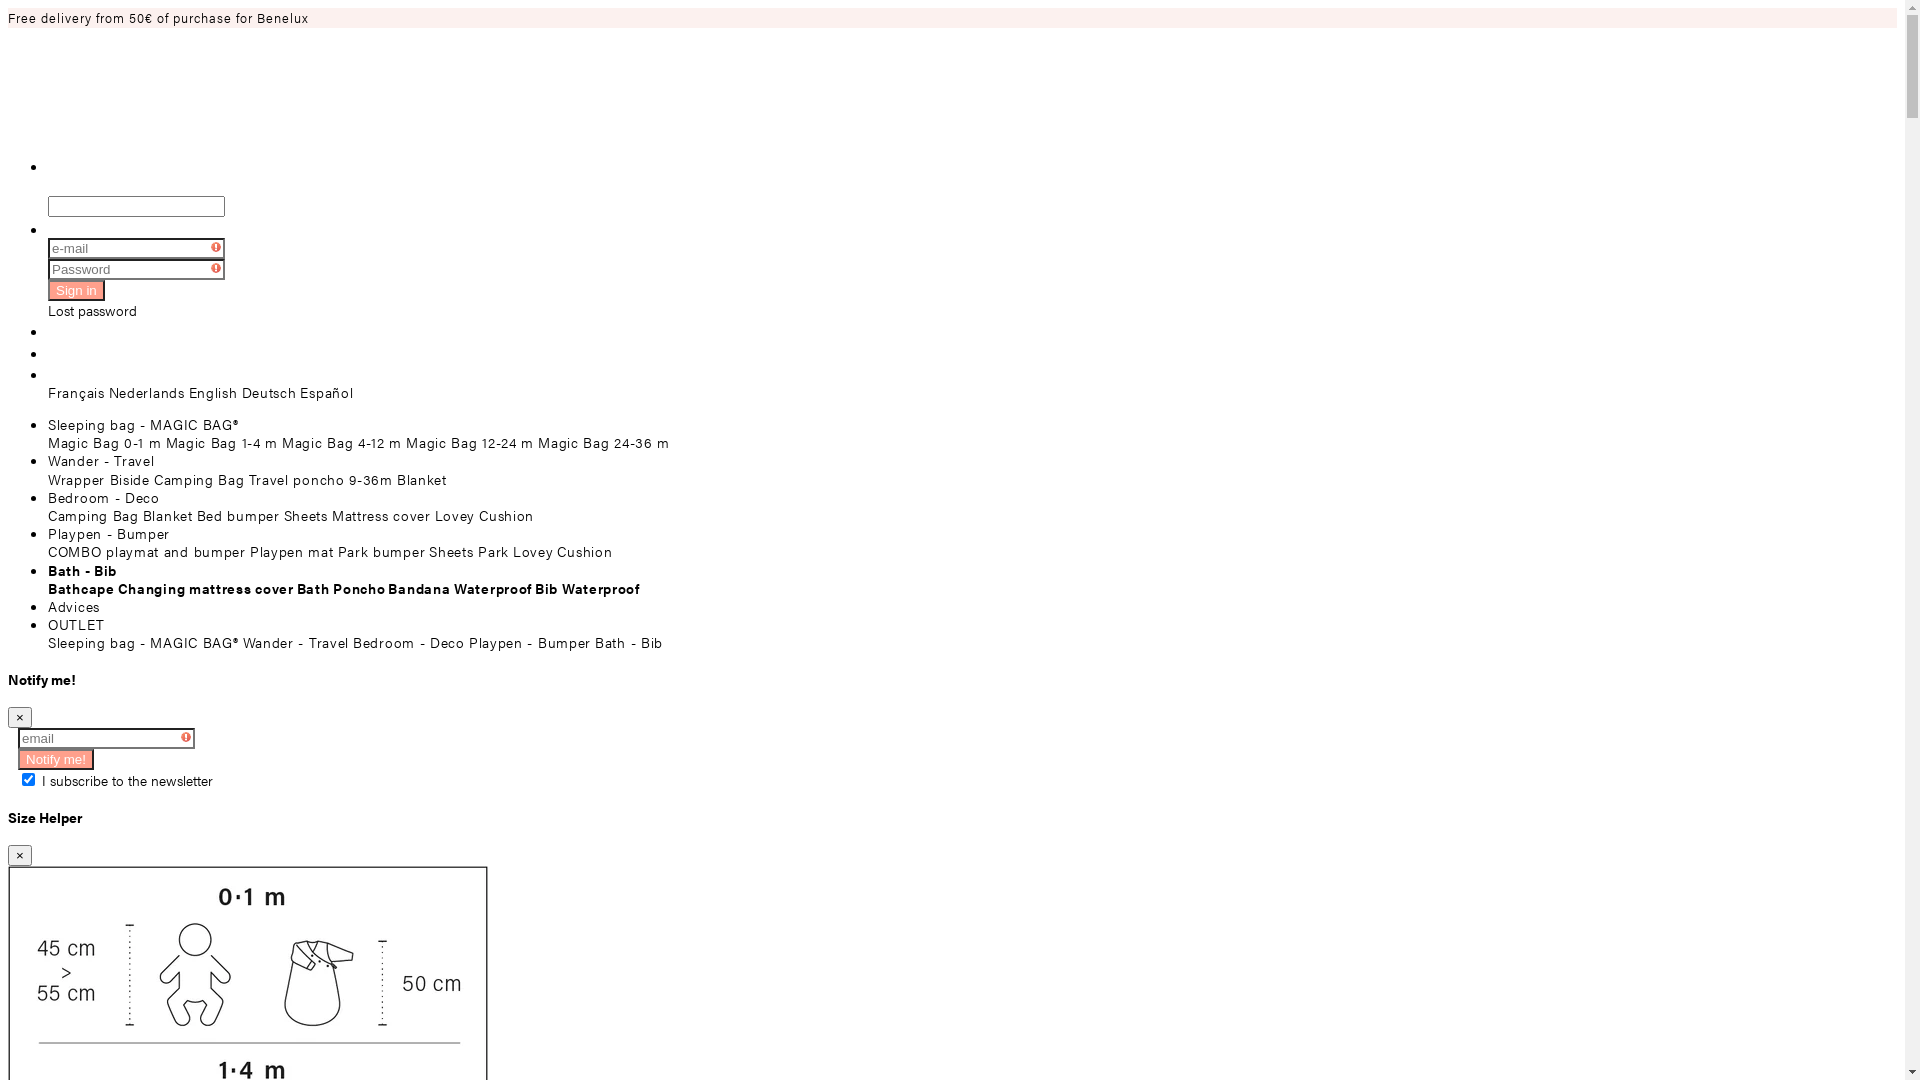 This screenshot has height=1080, width=1920. Describe the element at coordinates (103, 496) in the screenshot. I see `'Bedroom - Deco'` at that location.